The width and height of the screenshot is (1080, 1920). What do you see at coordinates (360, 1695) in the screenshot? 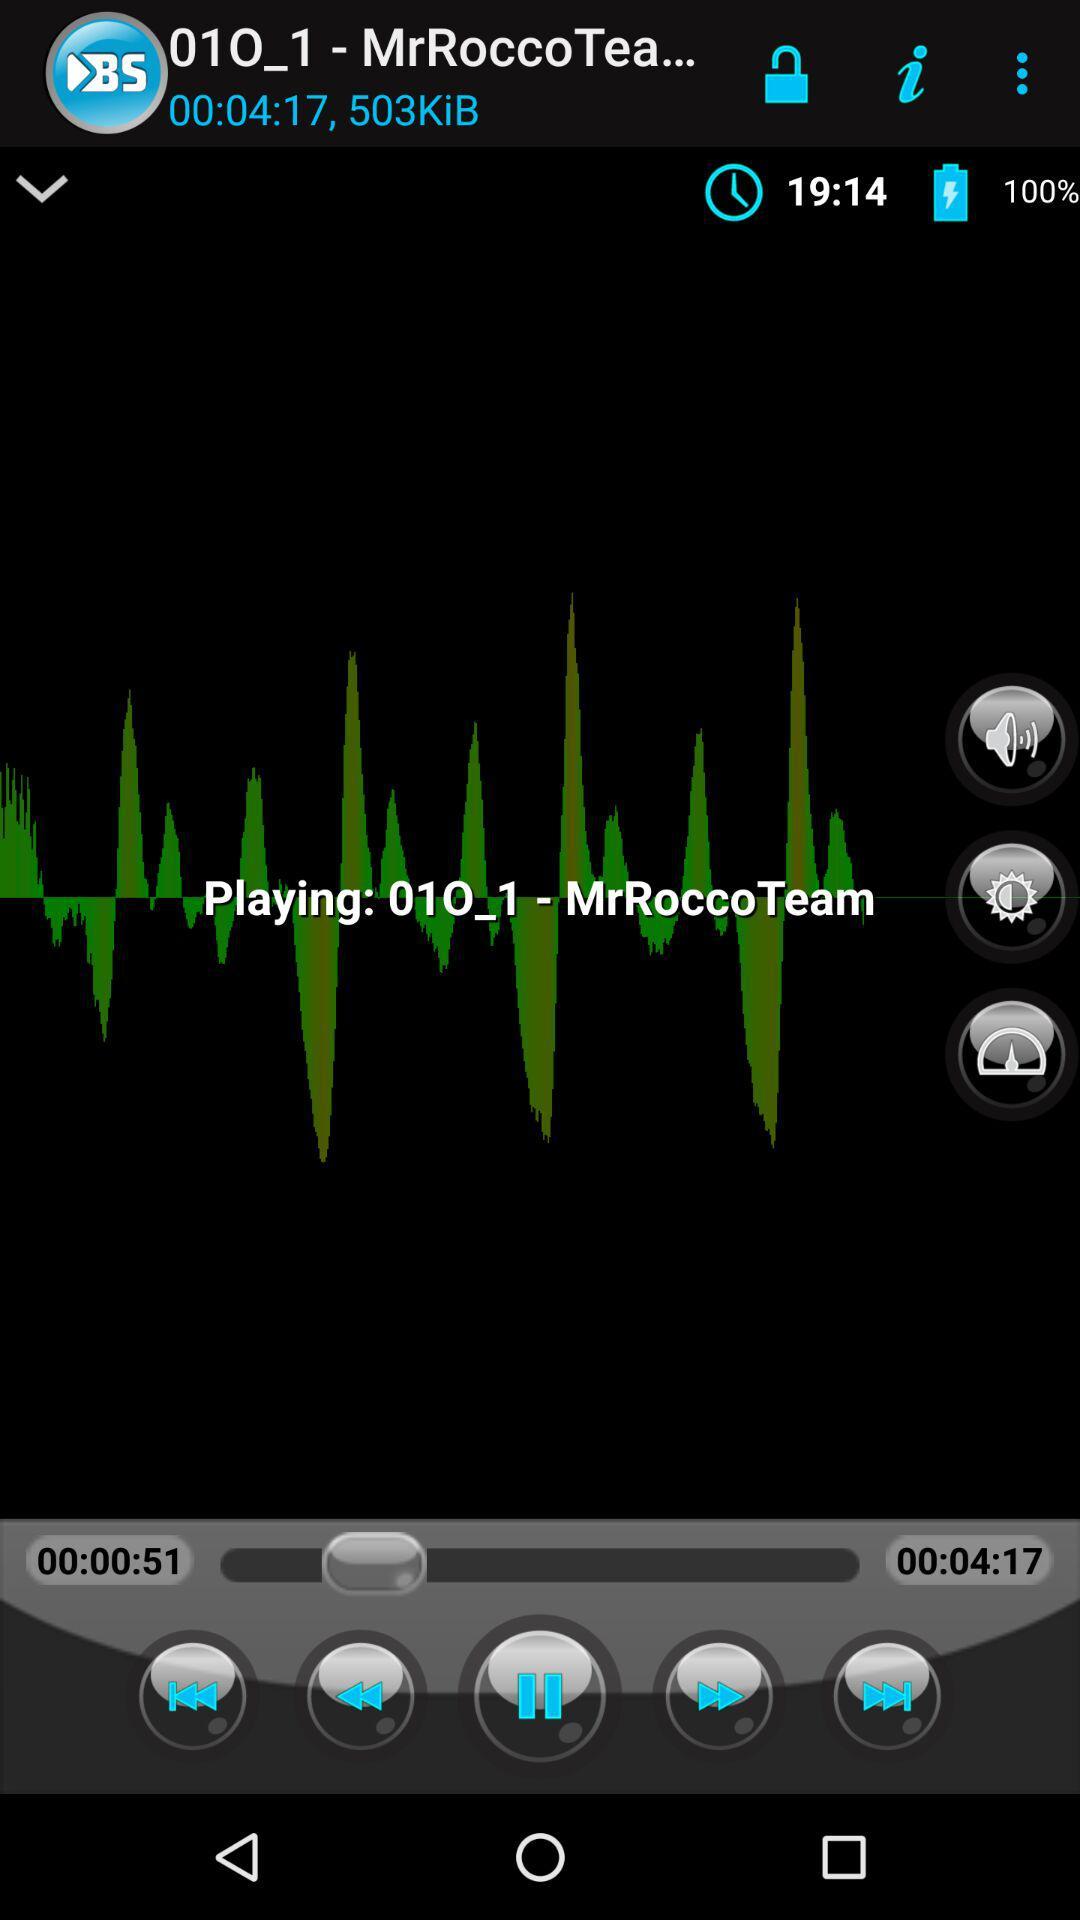
I see `the av_rewind icon` at bounding box center [360, 1695].